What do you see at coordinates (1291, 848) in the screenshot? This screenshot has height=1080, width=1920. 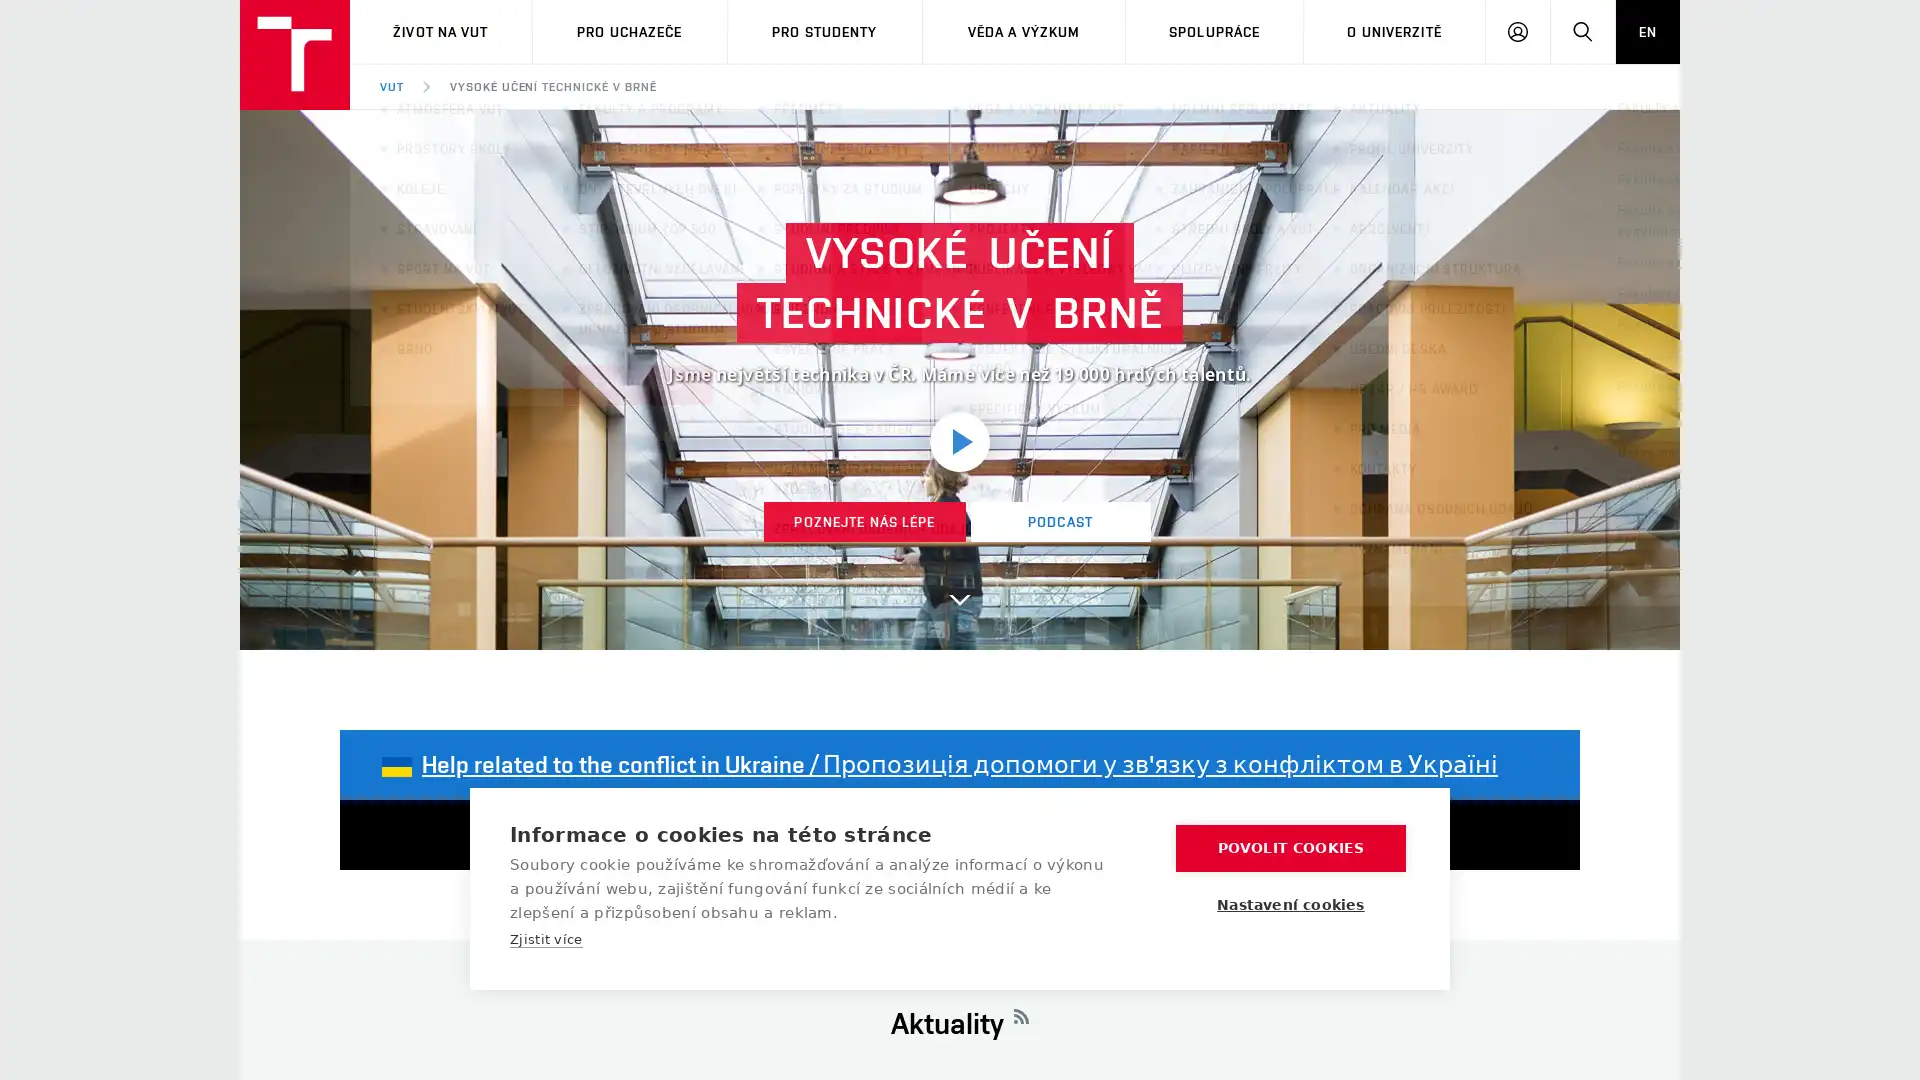 I see `POVOLIT COOKIES` at bounding box center [1291, 848].